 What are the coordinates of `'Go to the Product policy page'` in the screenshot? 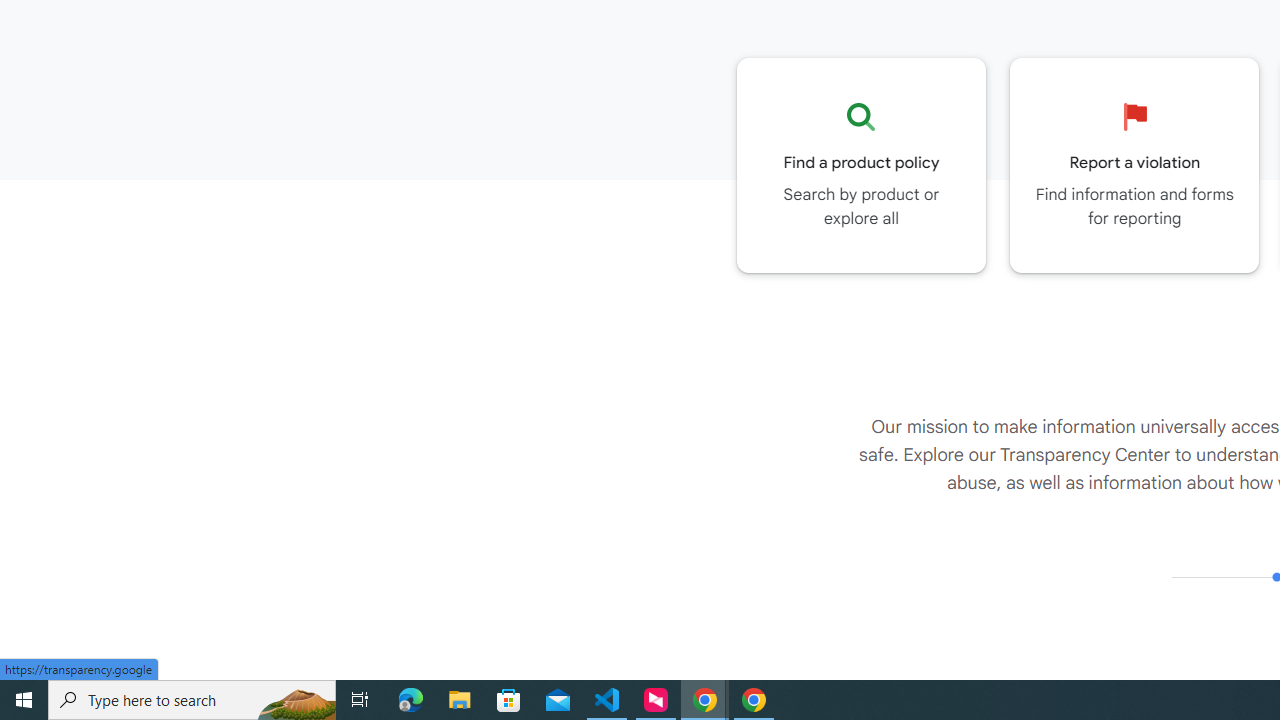 It's located at (861, 164).